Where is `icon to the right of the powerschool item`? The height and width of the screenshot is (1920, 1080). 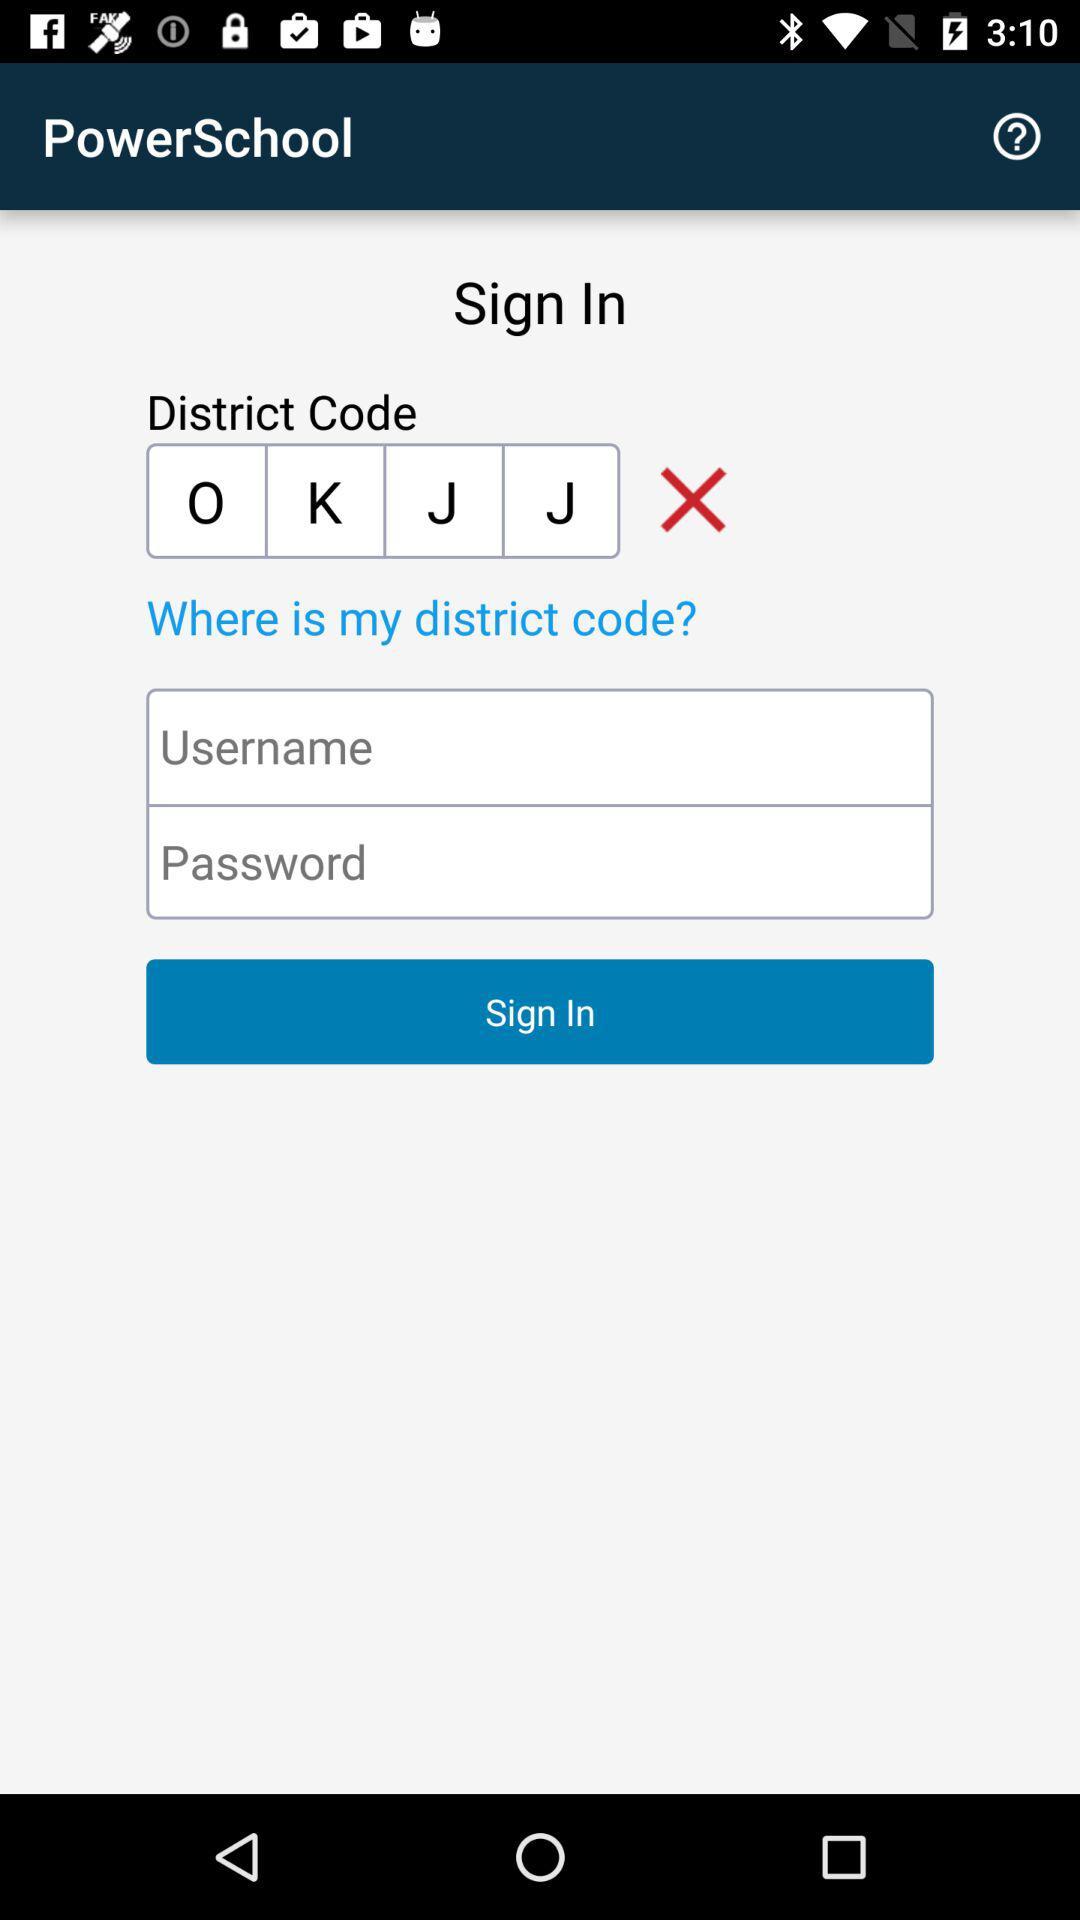 icon to the right of the powerschool item is located at coordinates (1017, 135).